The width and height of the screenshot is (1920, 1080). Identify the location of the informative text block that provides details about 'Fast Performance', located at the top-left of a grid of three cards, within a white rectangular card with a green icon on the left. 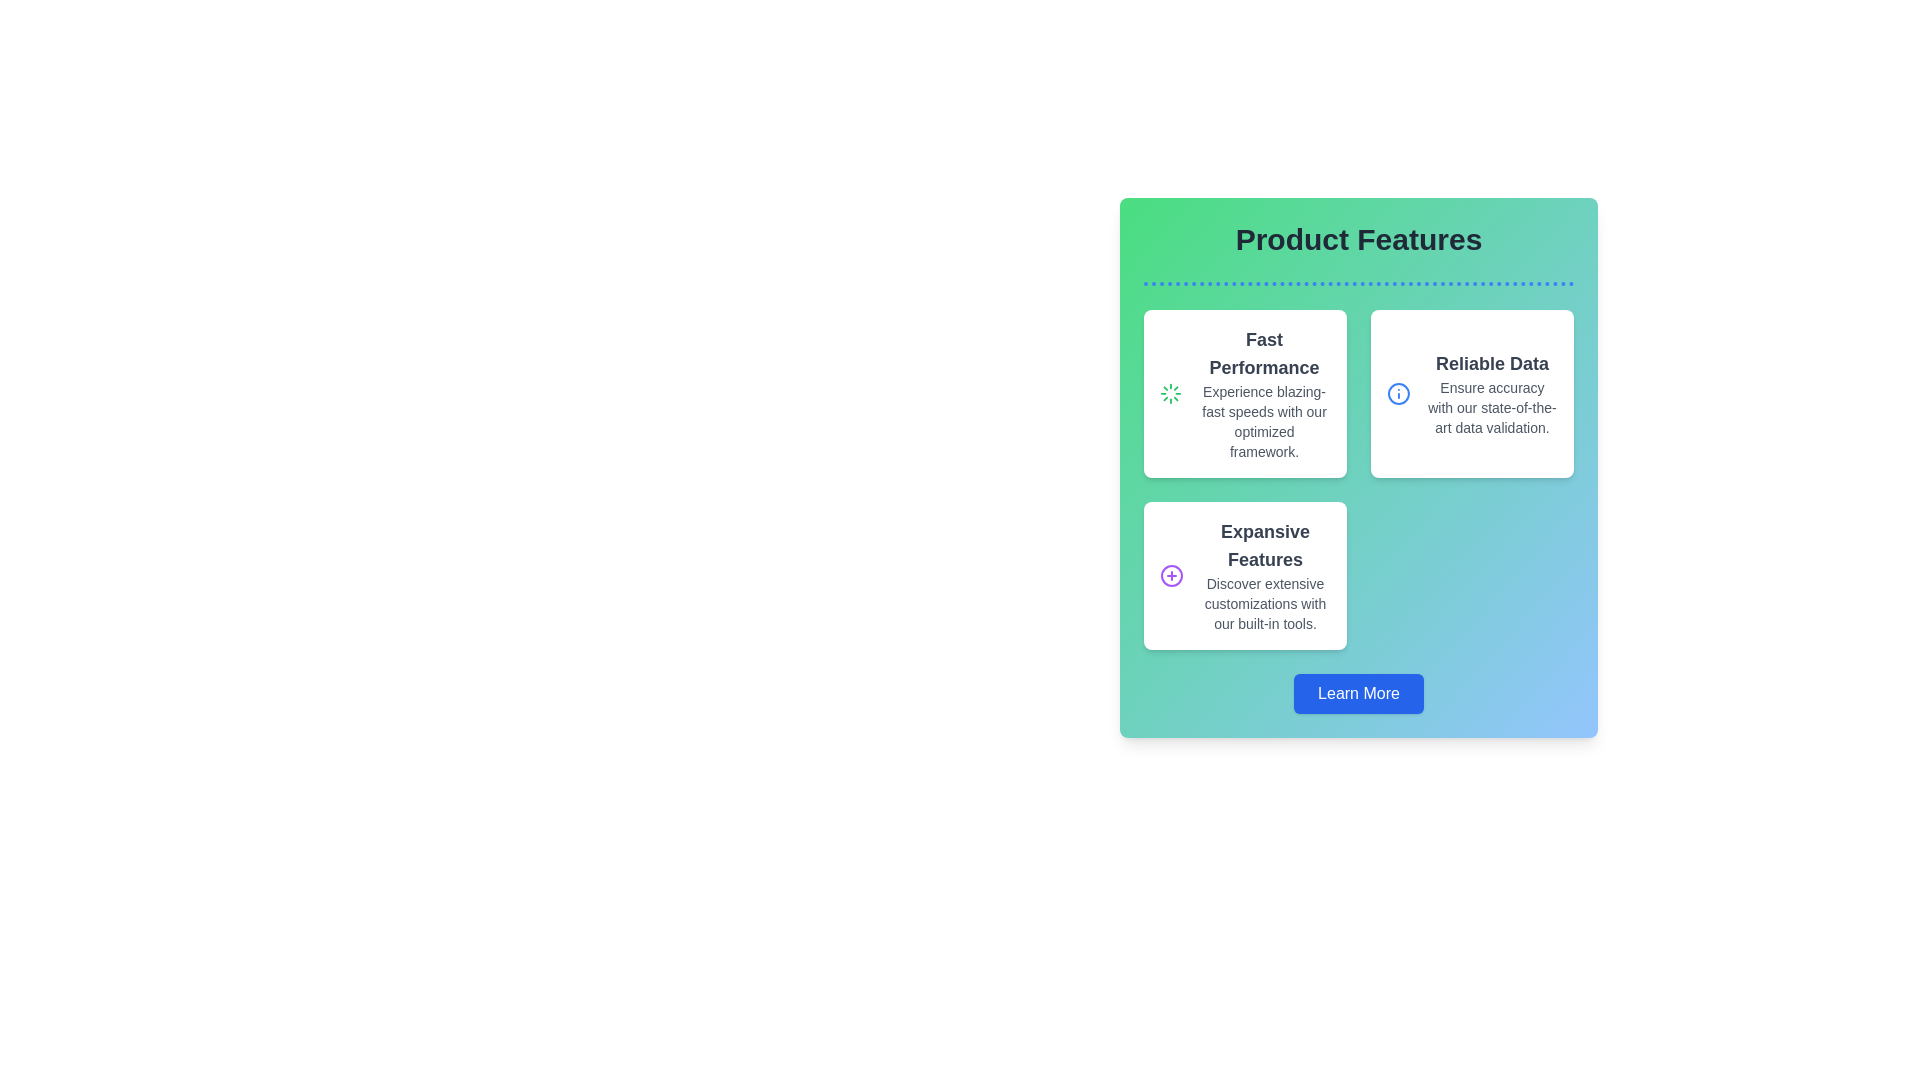
(1263, 393).